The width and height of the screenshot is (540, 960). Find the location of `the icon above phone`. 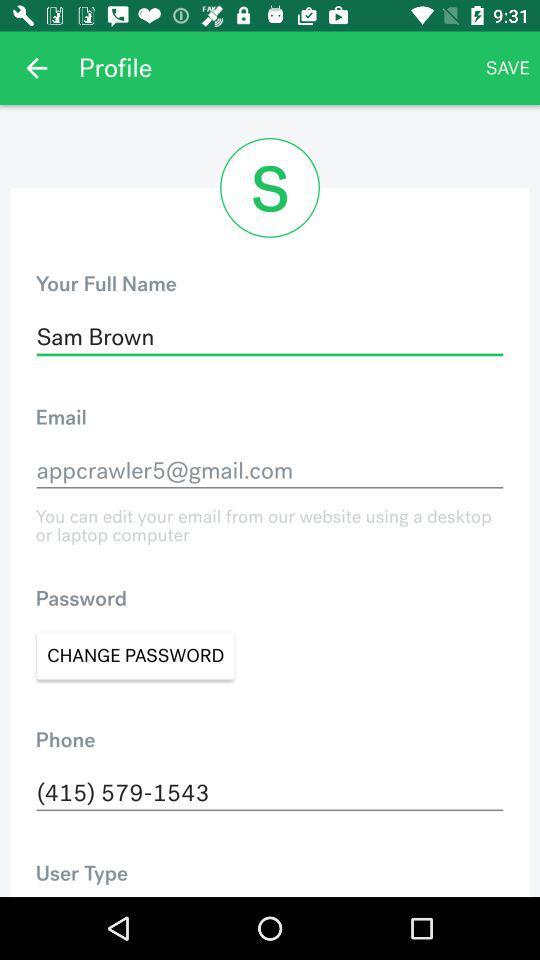

the icon above phone is located at coordinates (135, 654).